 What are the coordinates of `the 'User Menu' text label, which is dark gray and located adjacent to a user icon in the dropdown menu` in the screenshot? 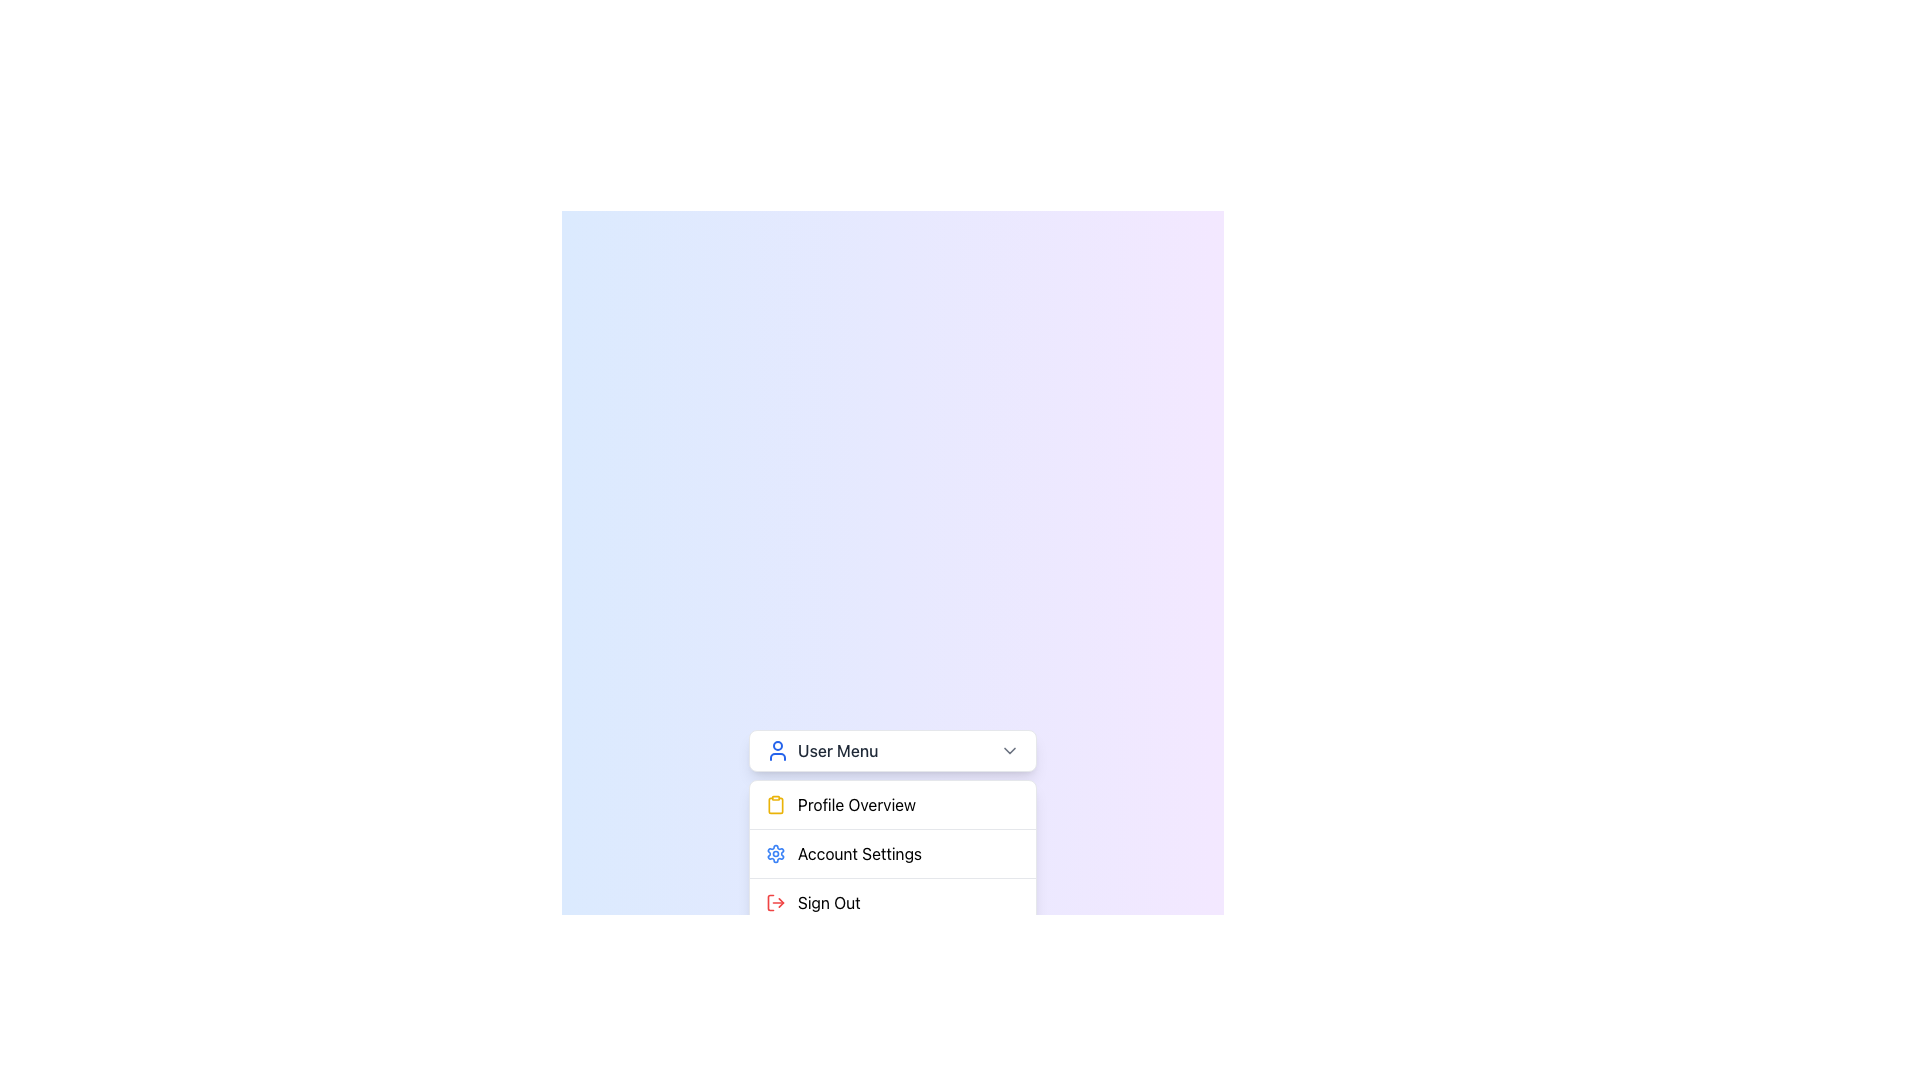 It's located at (822, 751).